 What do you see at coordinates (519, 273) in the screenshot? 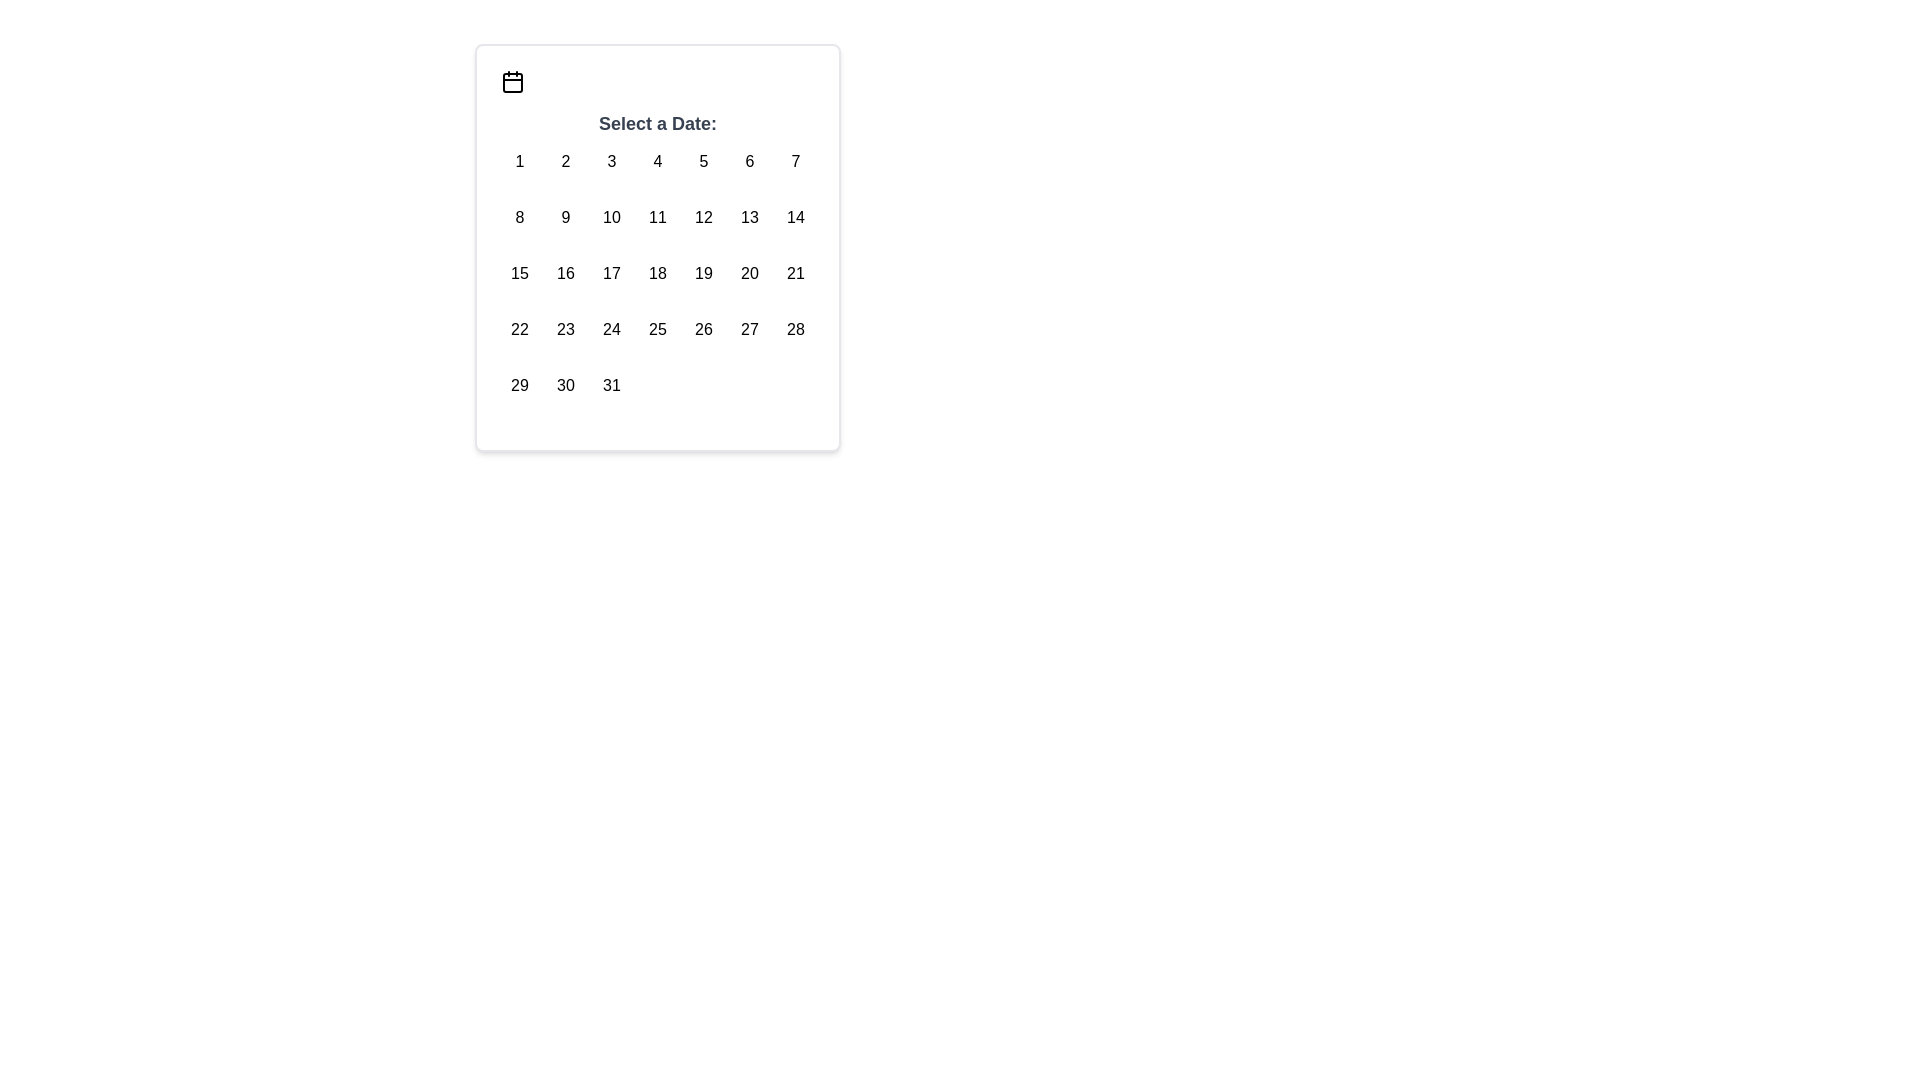
I see `the circular button labeled '15', which is located in the second row and first column of the calendar grid` at bounding box center [519, 273].